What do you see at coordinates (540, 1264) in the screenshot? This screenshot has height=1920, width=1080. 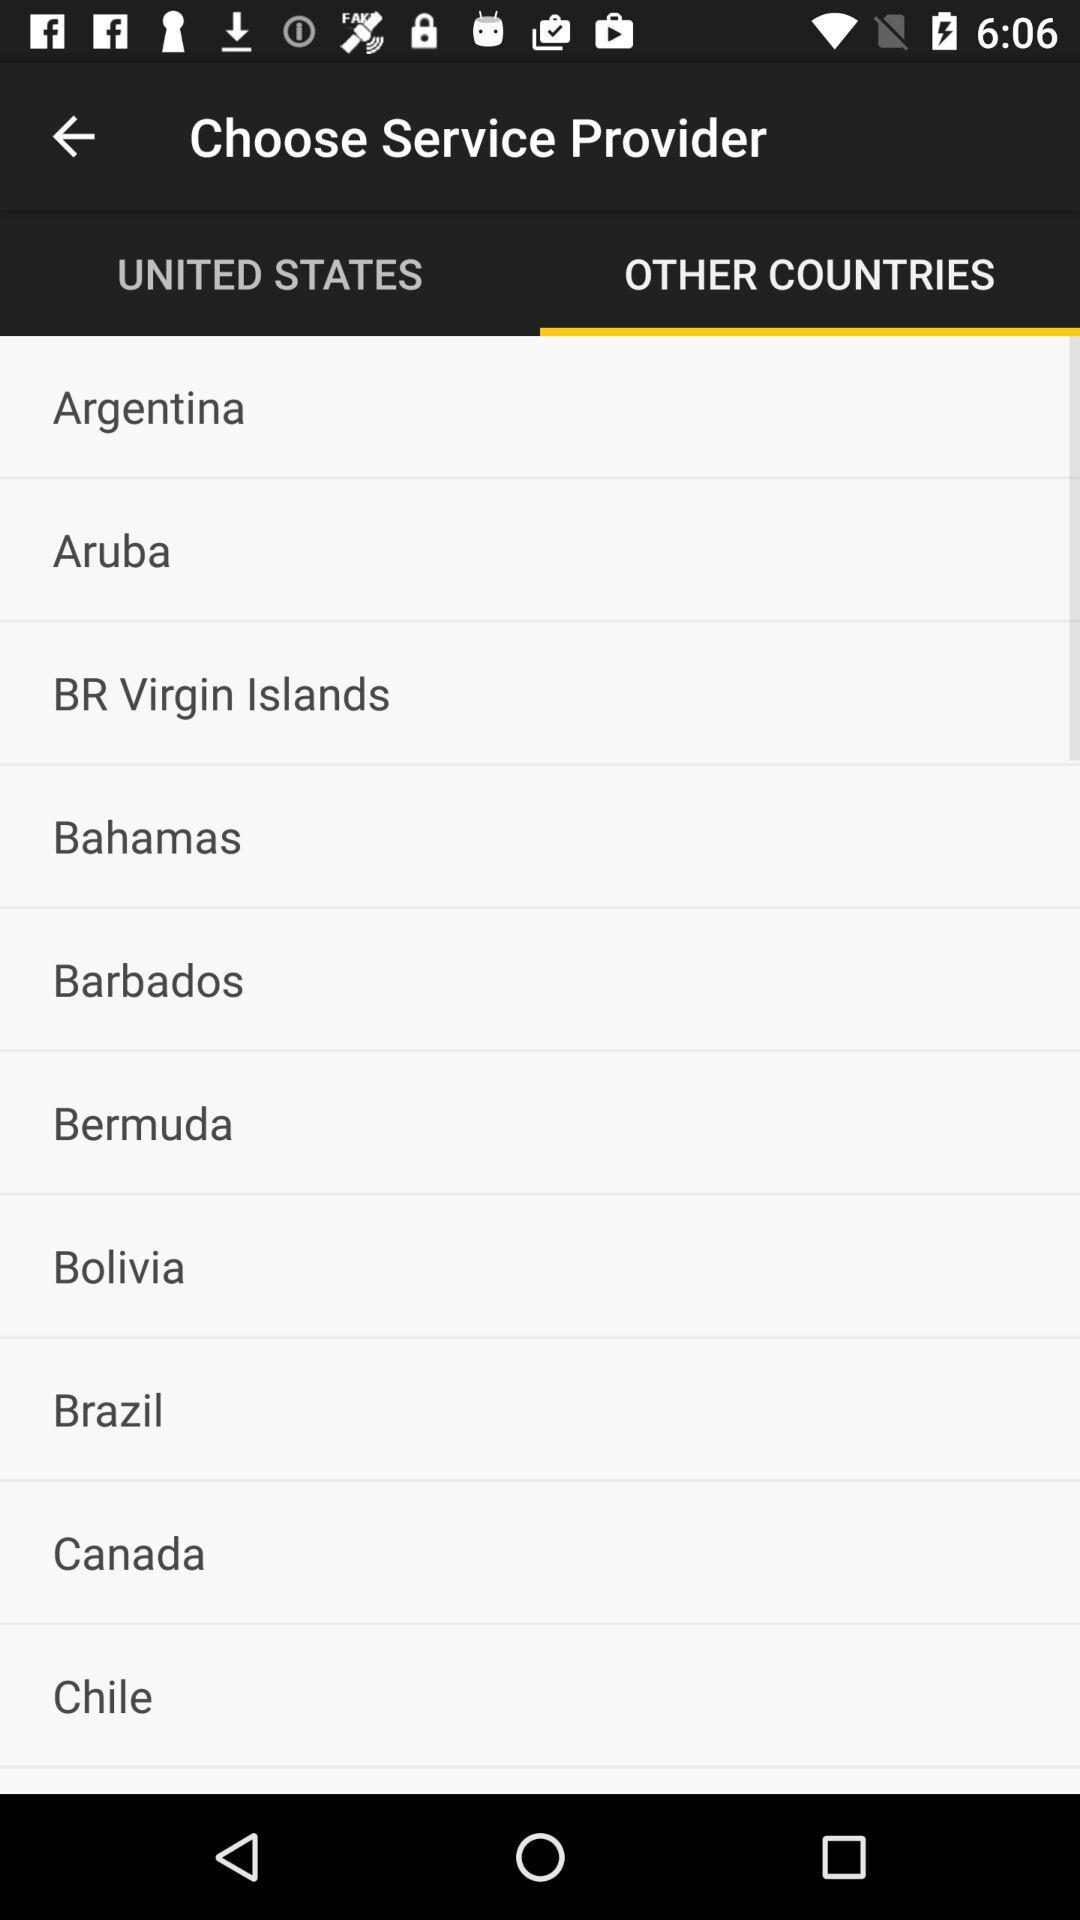 I see `the bolivia` at bounding box center [540, 1264].